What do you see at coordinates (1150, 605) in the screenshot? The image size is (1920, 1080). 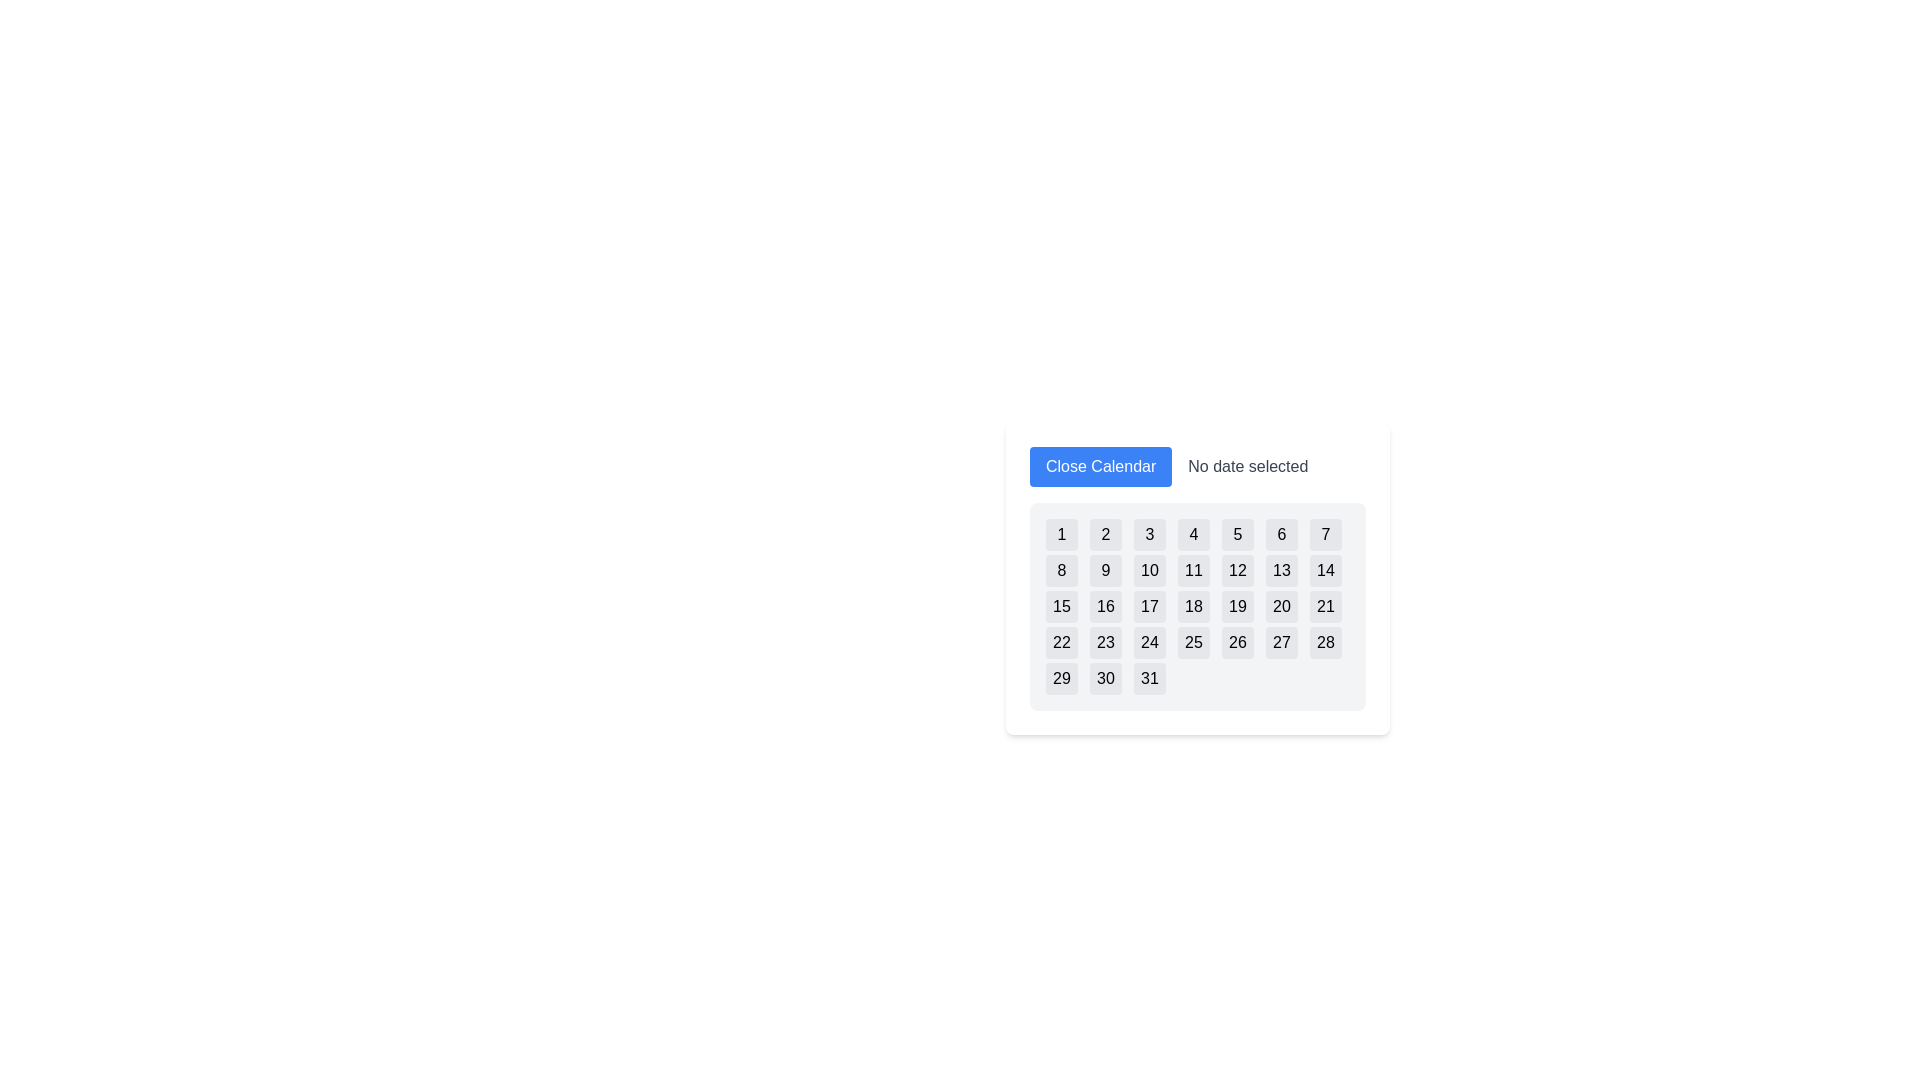 I see `the date selection button located in the third row and third column of the calendar grid` at bounding box center [1150, 605].